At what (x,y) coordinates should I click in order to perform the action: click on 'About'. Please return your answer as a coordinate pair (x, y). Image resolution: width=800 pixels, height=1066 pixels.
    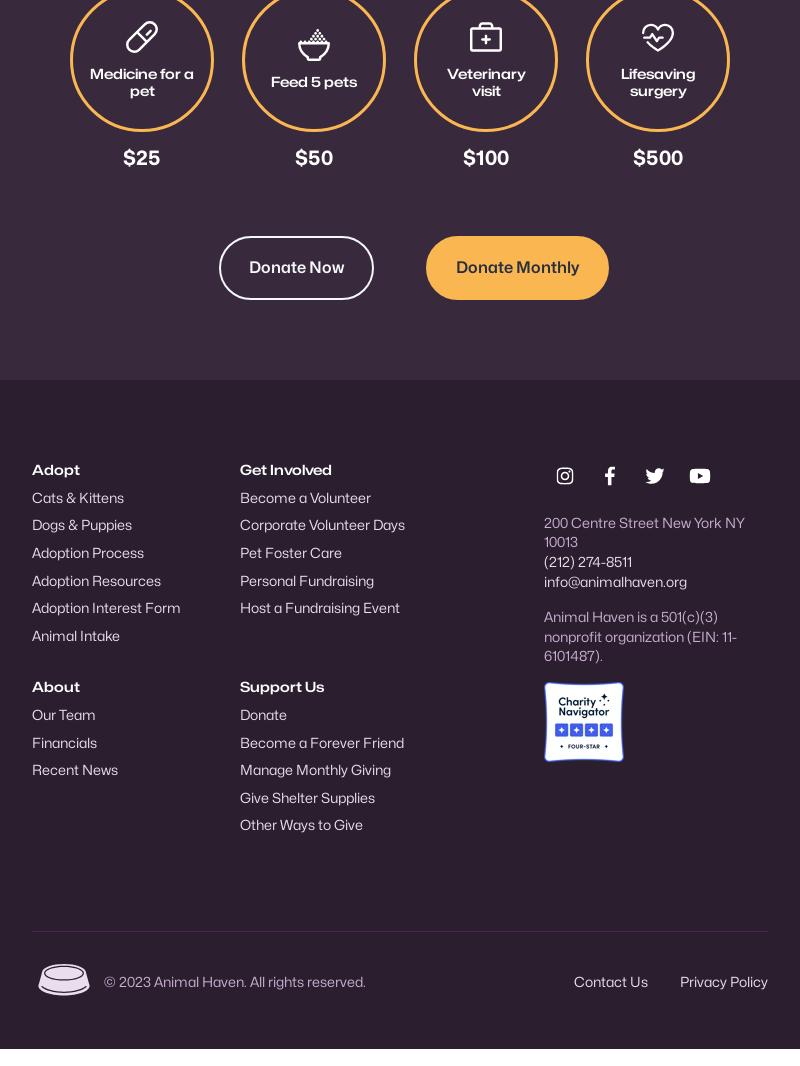
    Looking at the image, I should click on (55, 685).